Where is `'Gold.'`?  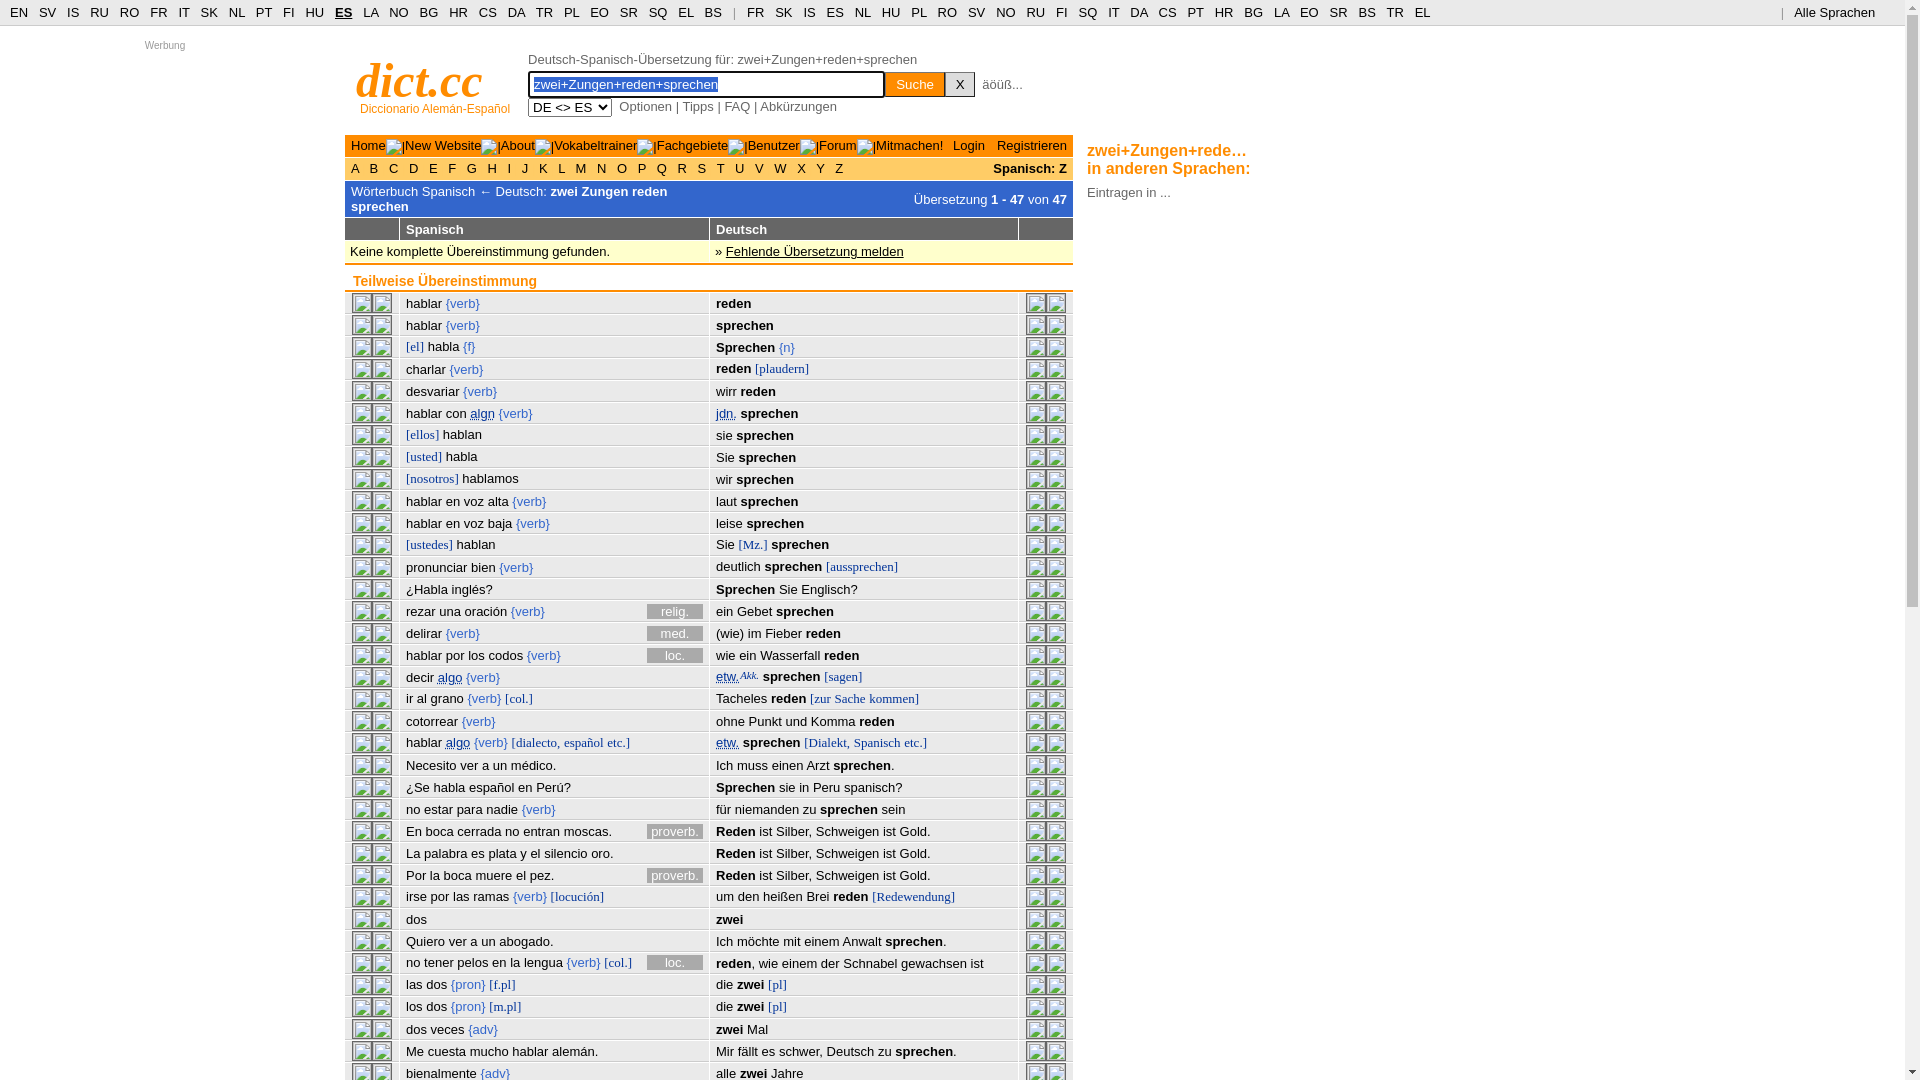
'Gold.' is located at coordinates (914, 853).